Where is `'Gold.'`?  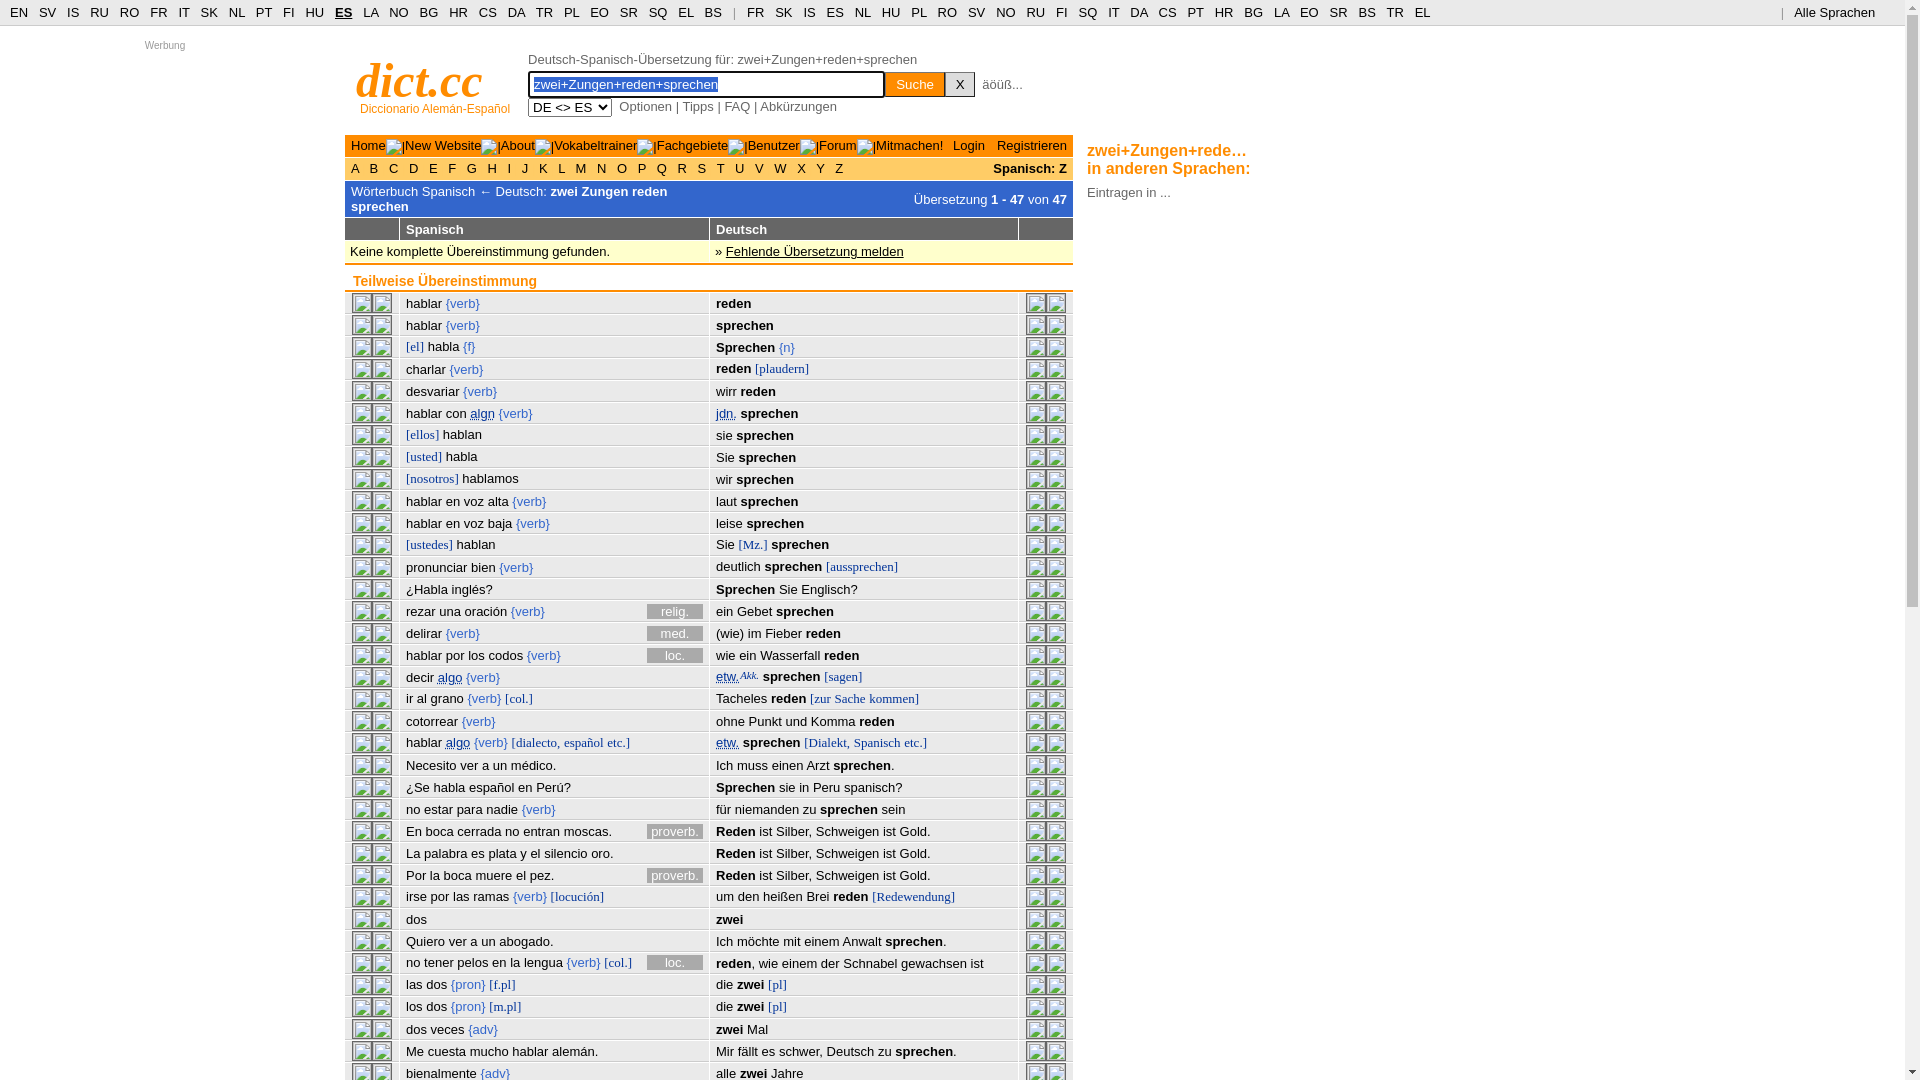
'Gold.' is located at coordinates (914, 853).